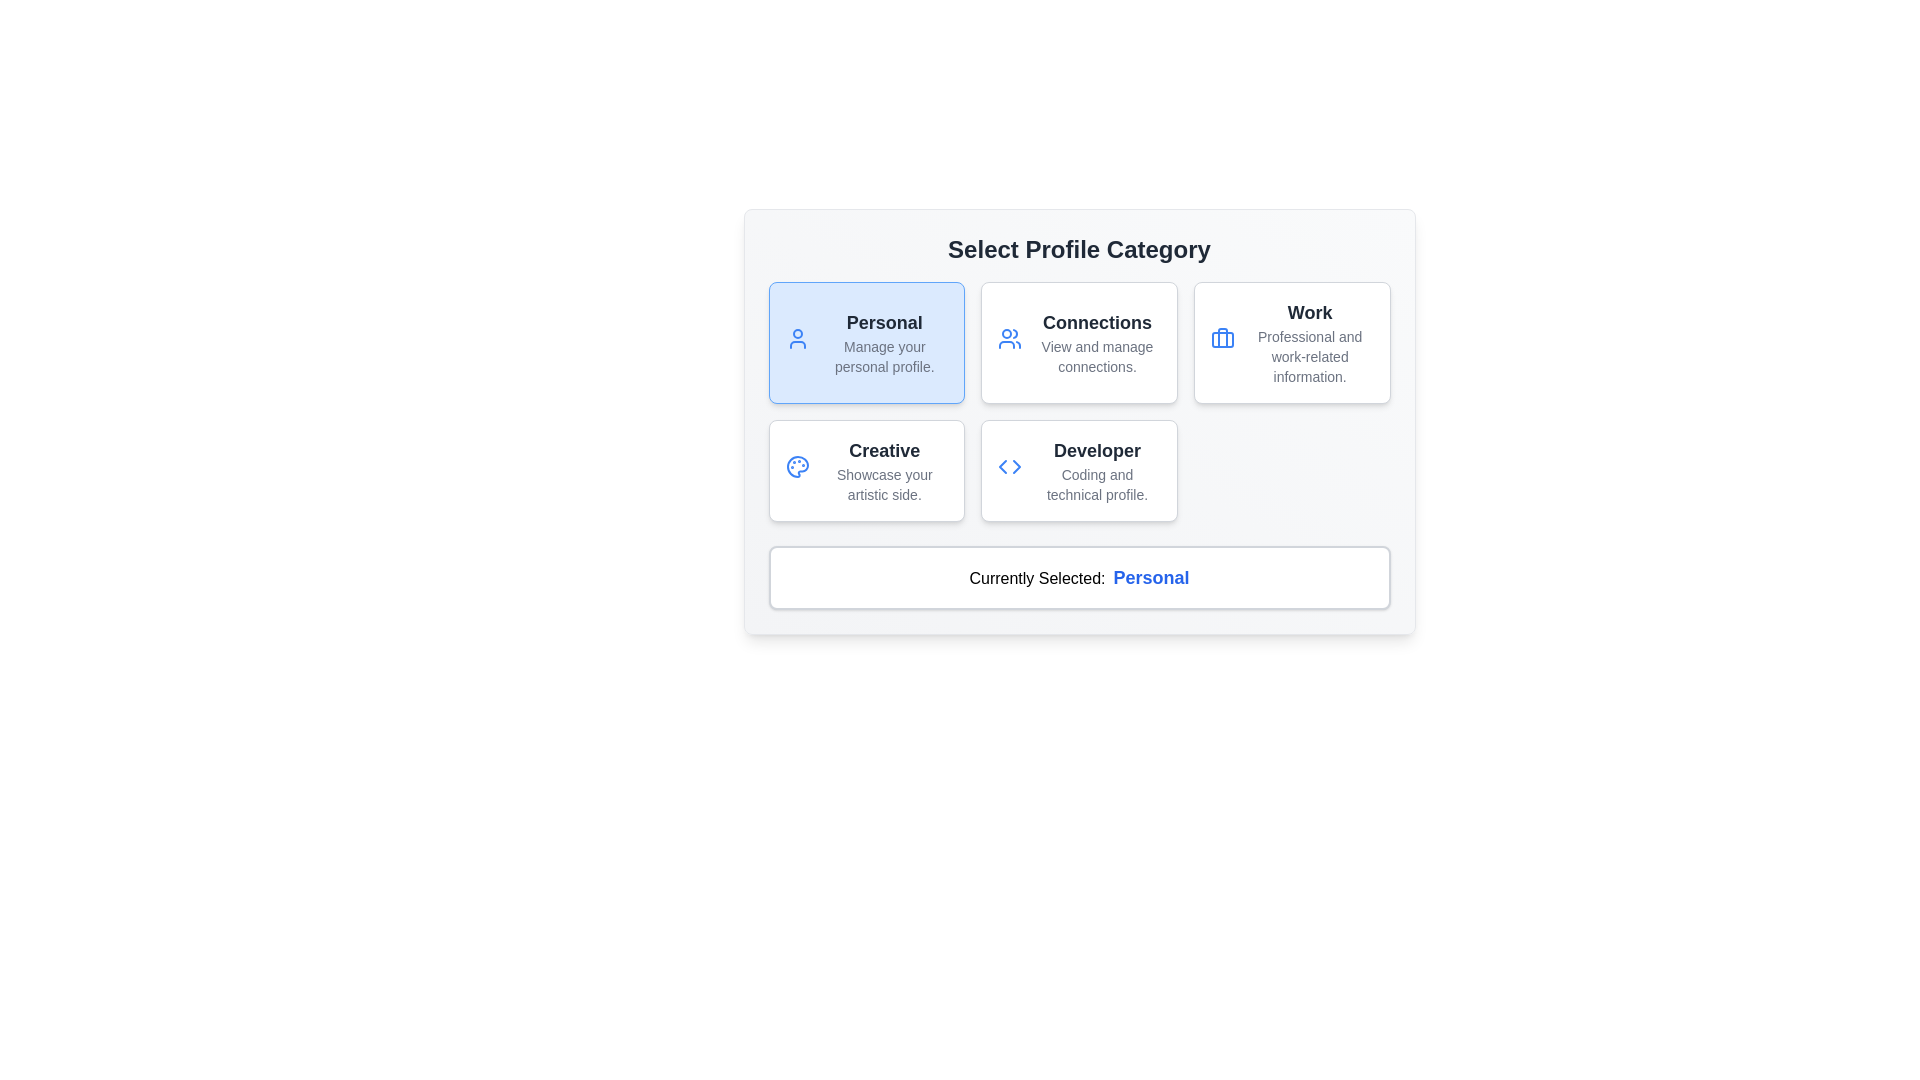  What do you see at coordinates (1010, 342) in the screenshot?
I see `the 'Connections' icon, which is the leftmost icon in the top row of the grid layout within the 'Connections - View and manage connections' panel` at bounding box center [1010, 342].